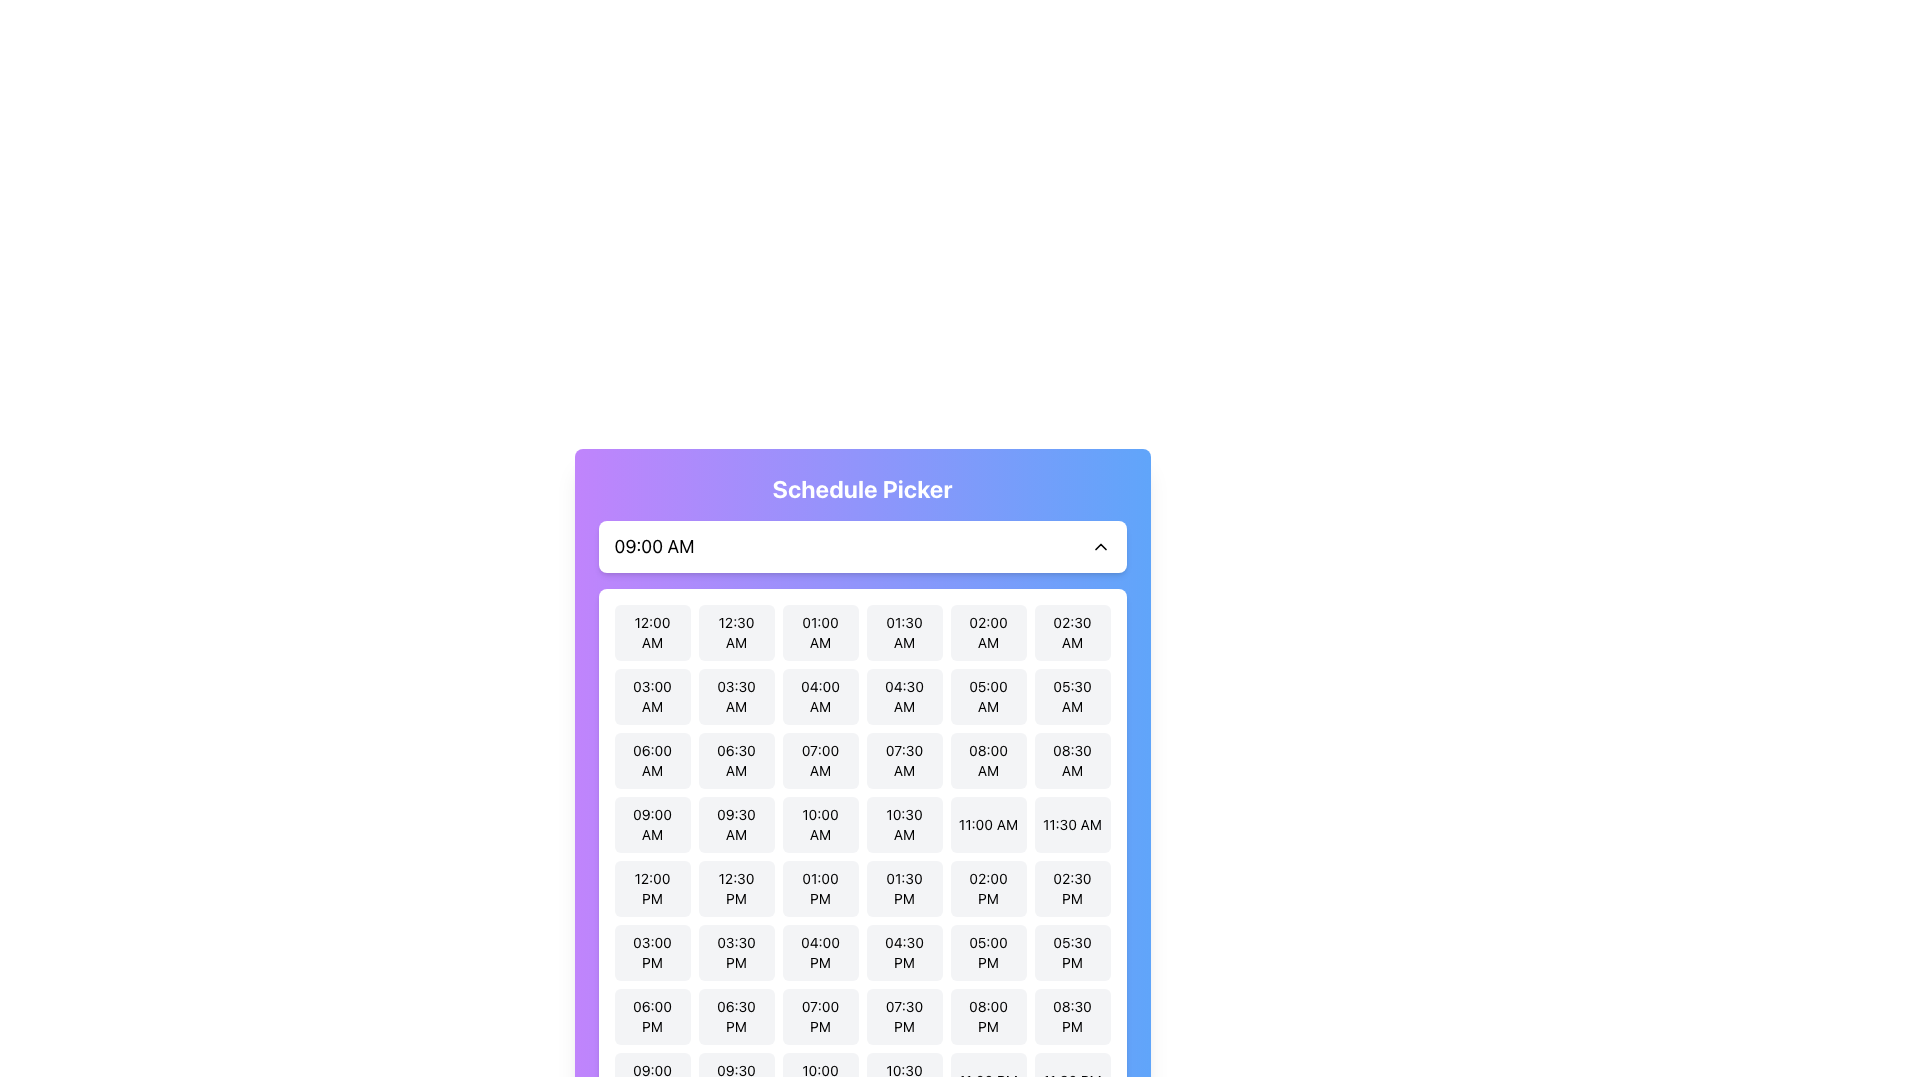  What do you see at coordinates (988, 696) in the screenshot?
I see `the button displaying '05:00 AM' in black font within the light gray background` at bounding box center [988, 696].